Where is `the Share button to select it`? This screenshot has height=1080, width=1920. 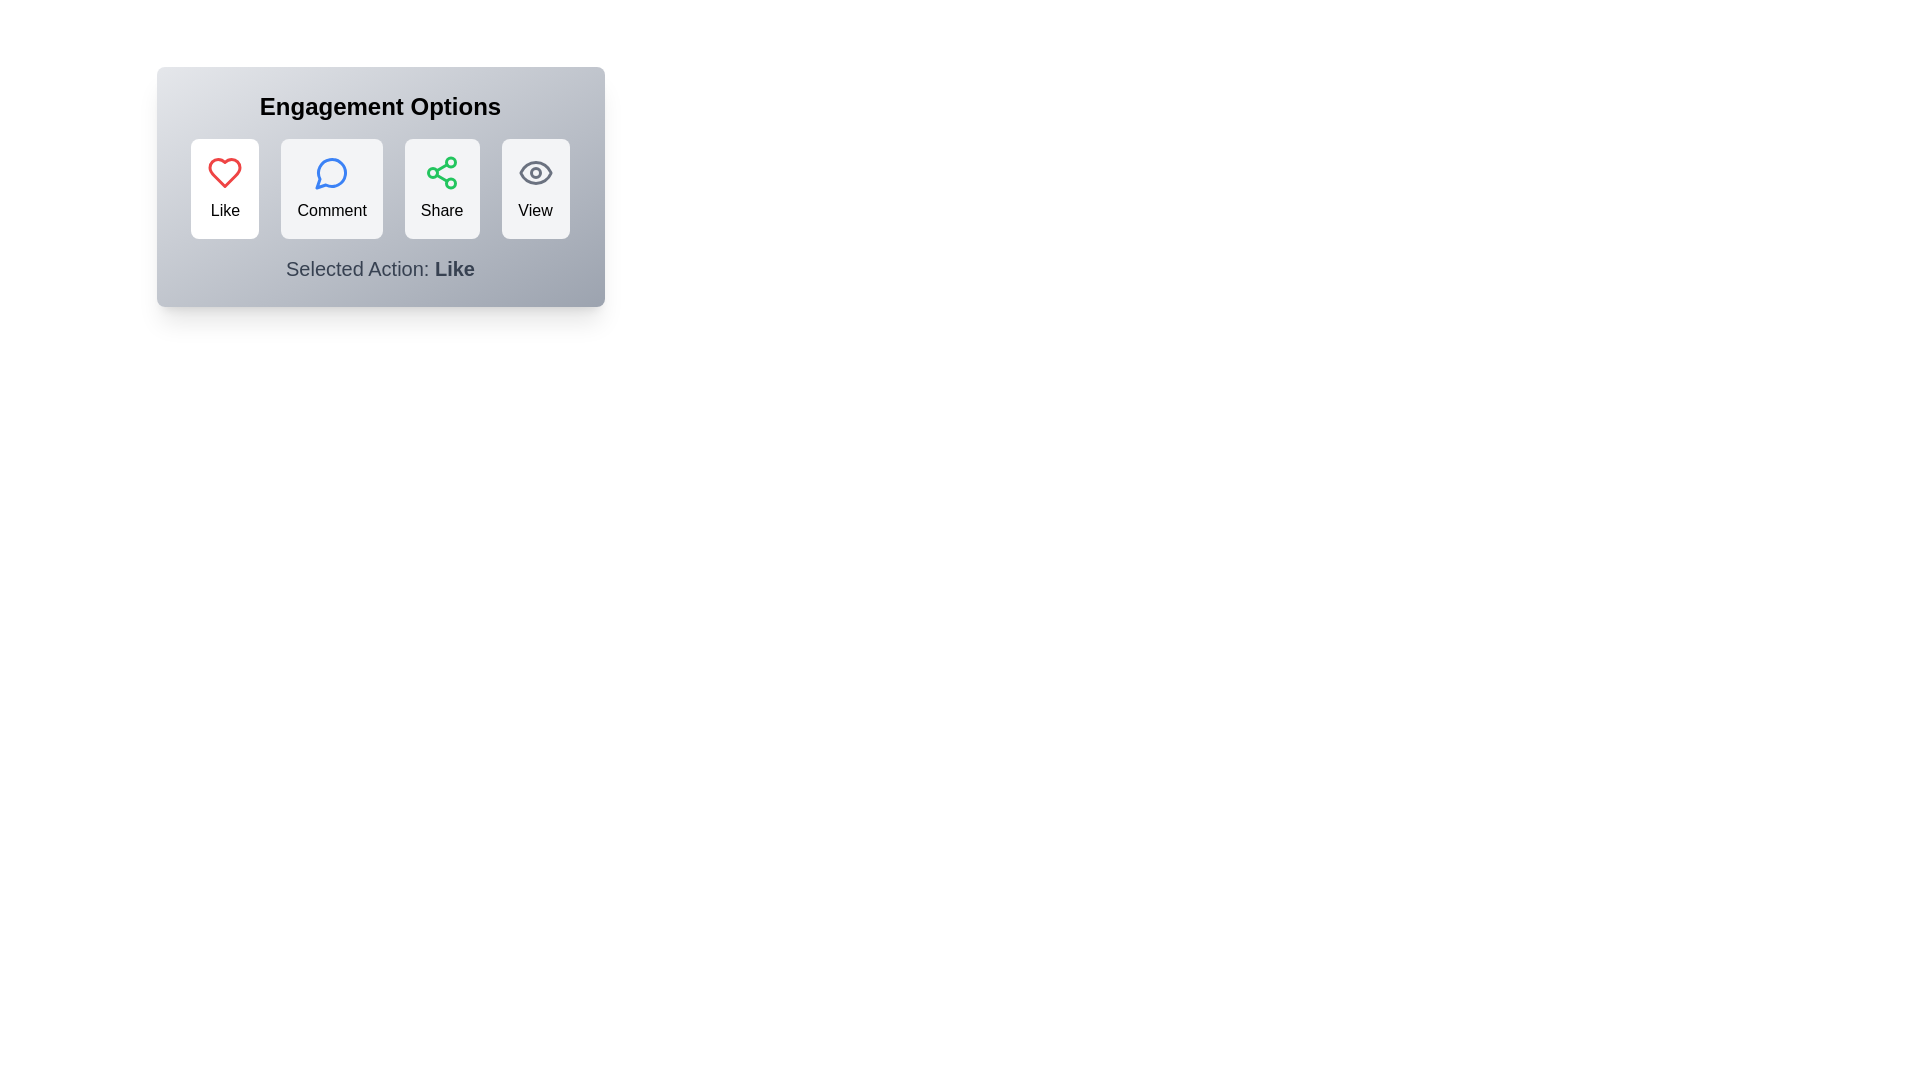
the Share button to select it is located at coordinates (441, 189).